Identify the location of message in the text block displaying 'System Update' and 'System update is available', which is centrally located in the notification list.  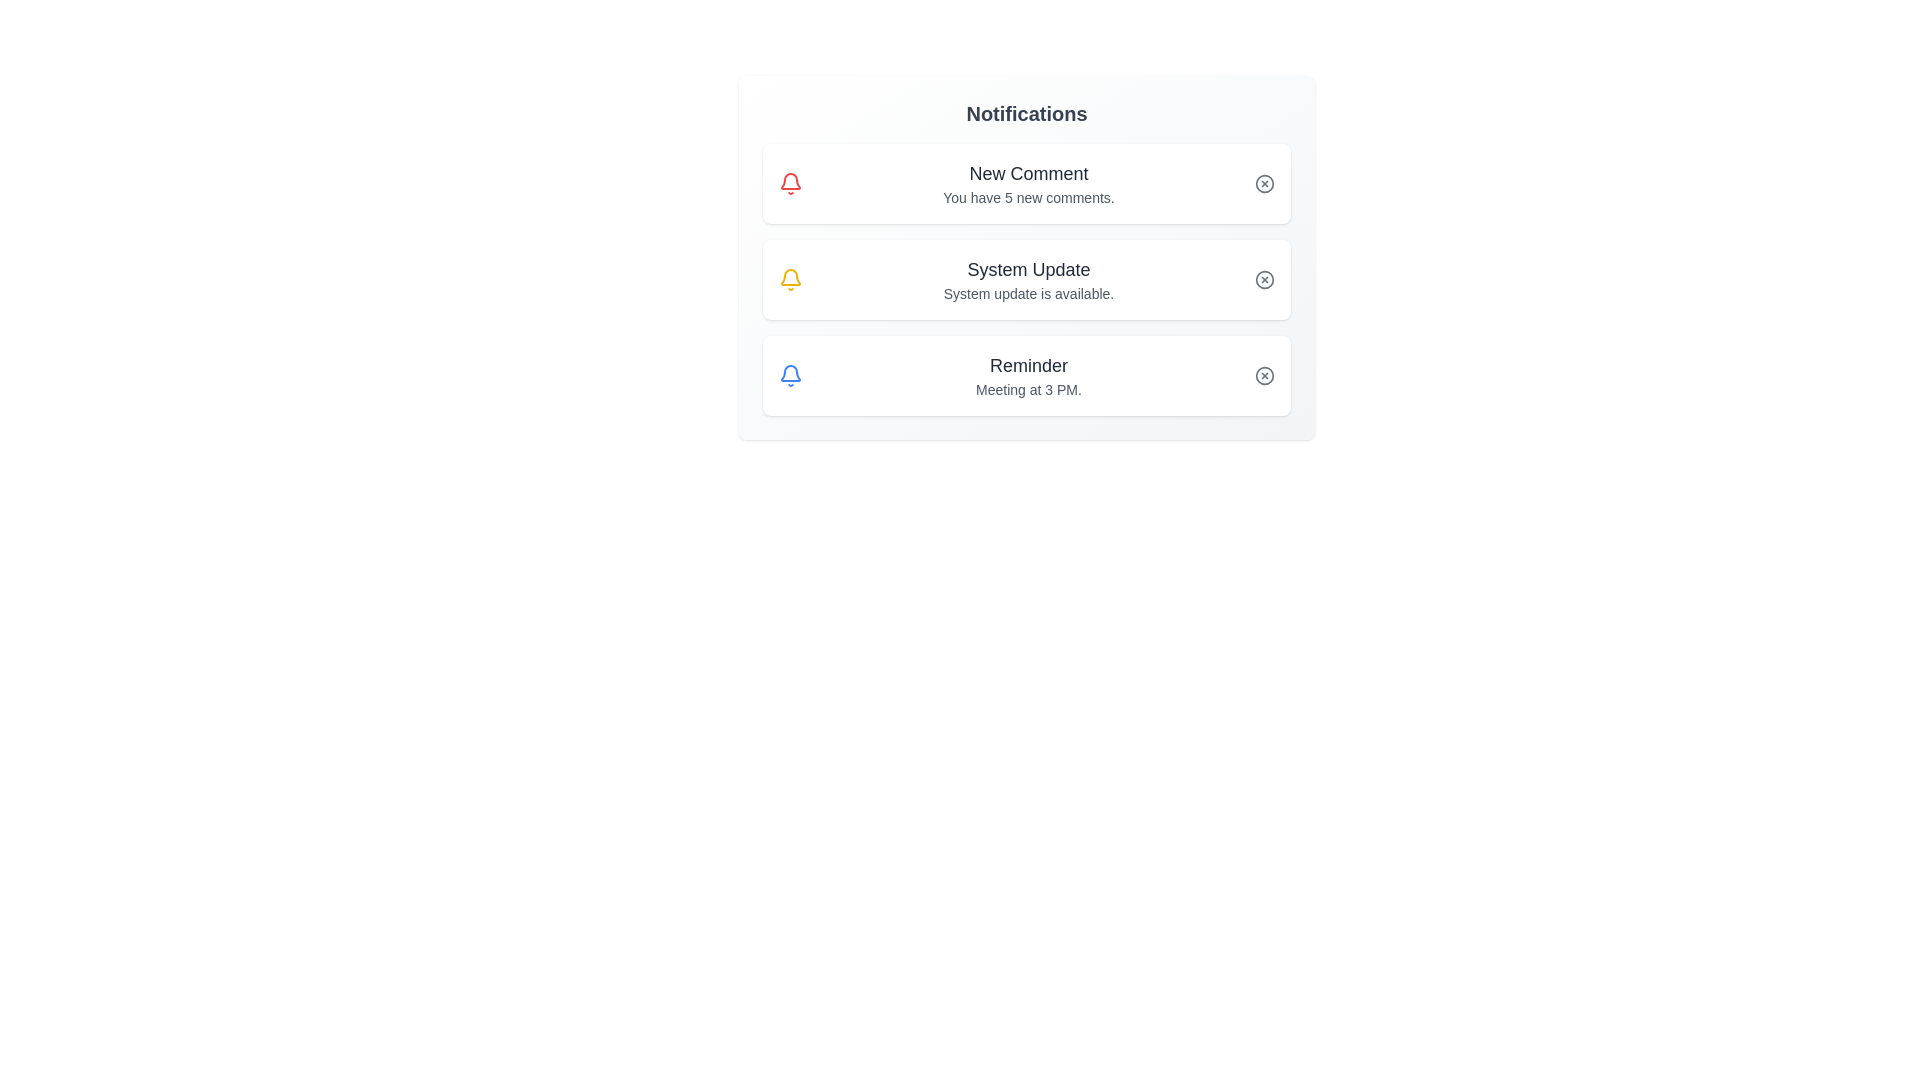
(1028, 280).